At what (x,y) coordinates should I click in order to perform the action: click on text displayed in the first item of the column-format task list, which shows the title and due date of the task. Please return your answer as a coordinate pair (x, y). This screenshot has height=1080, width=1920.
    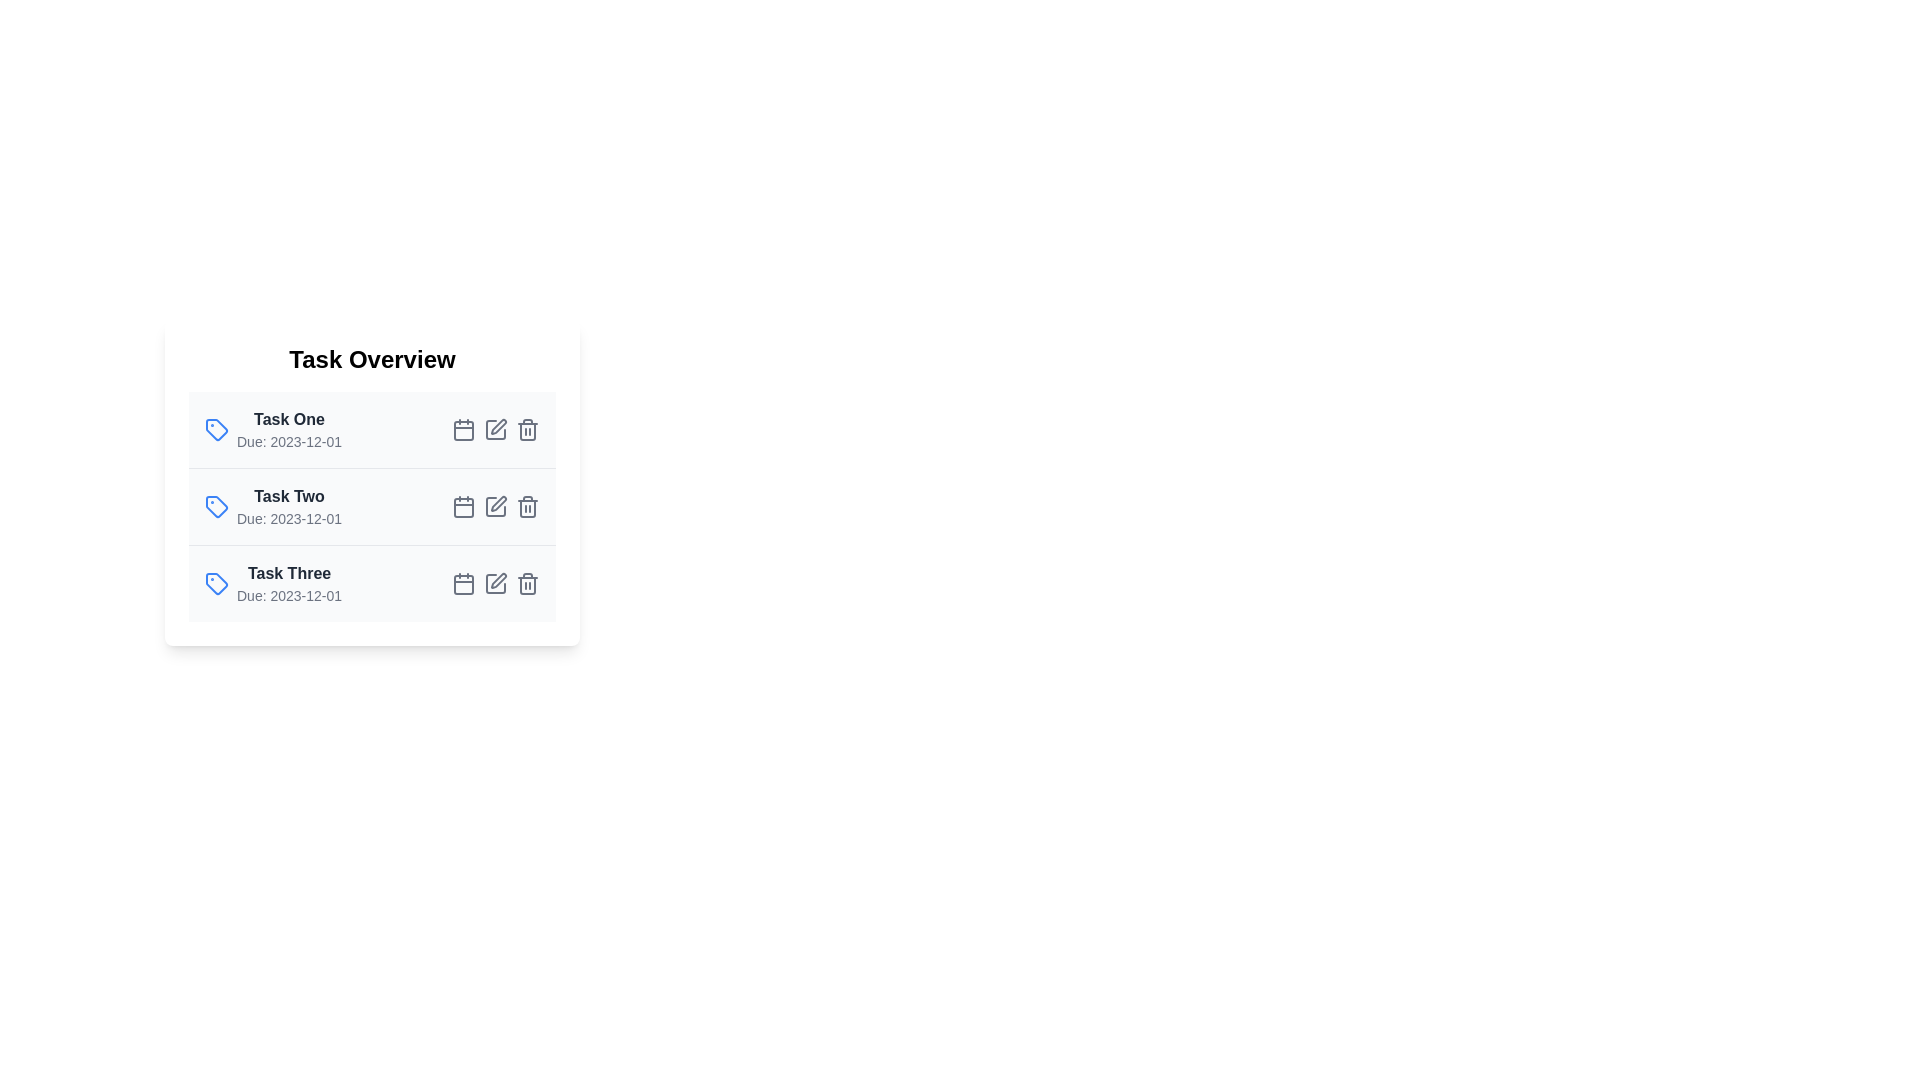
    Looking at the image, I should click on (288, 428).